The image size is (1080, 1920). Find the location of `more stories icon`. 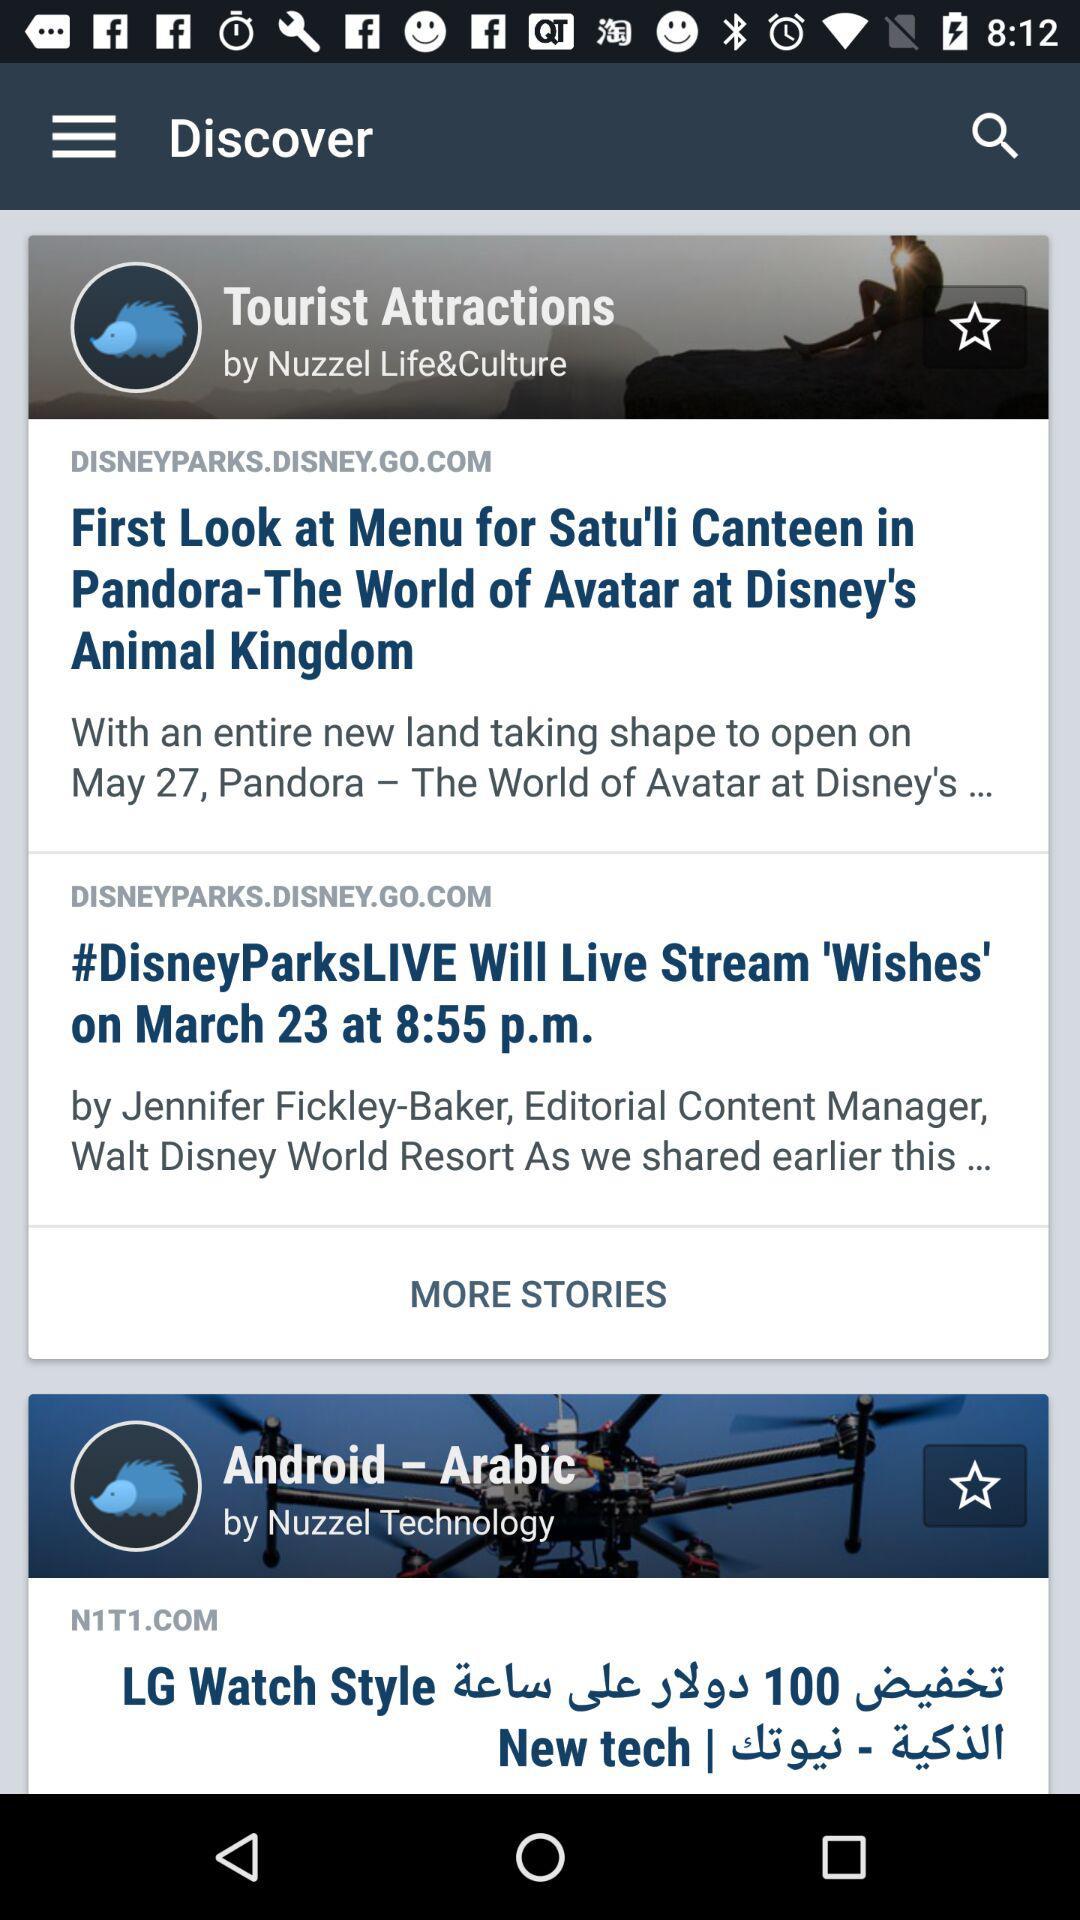

more stories icon is located at coordinates (537, 1293).